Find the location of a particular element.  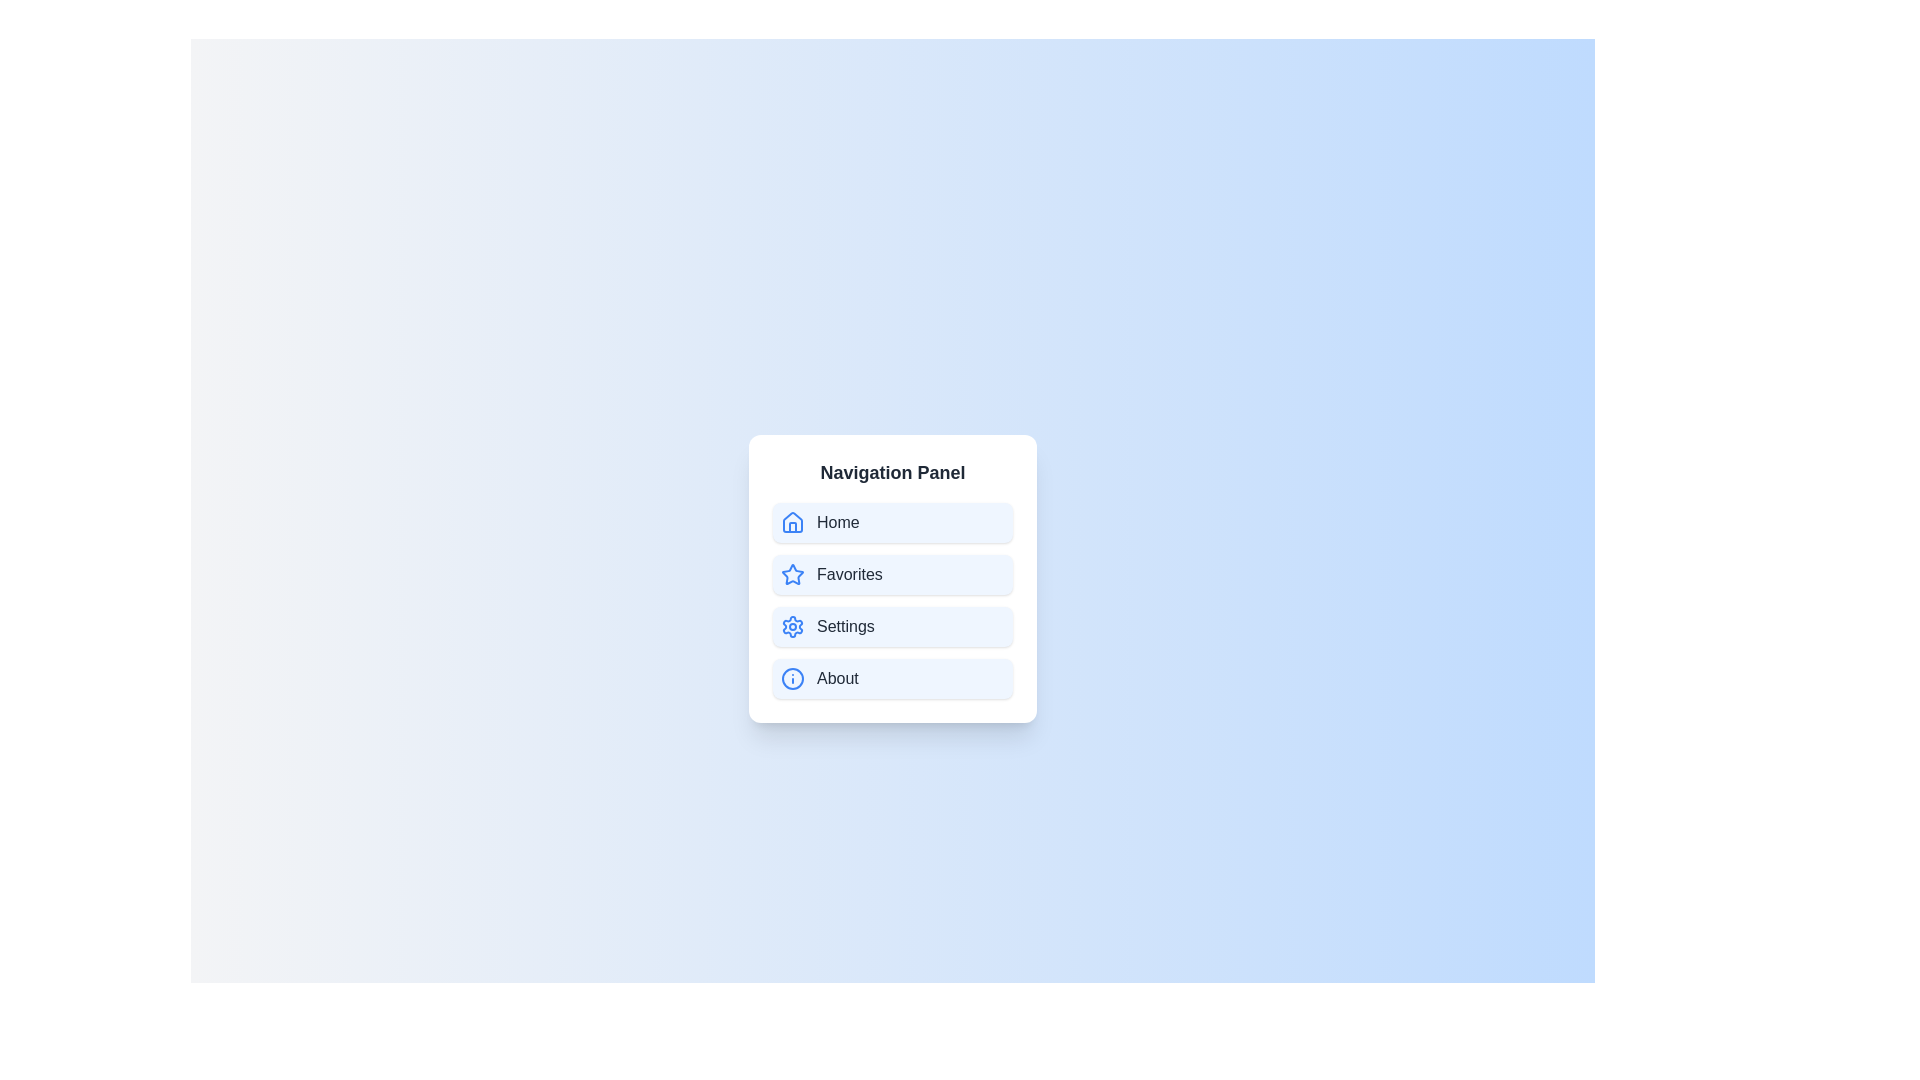

the star icon with a blue outline located is located at coordinates (791, 574).